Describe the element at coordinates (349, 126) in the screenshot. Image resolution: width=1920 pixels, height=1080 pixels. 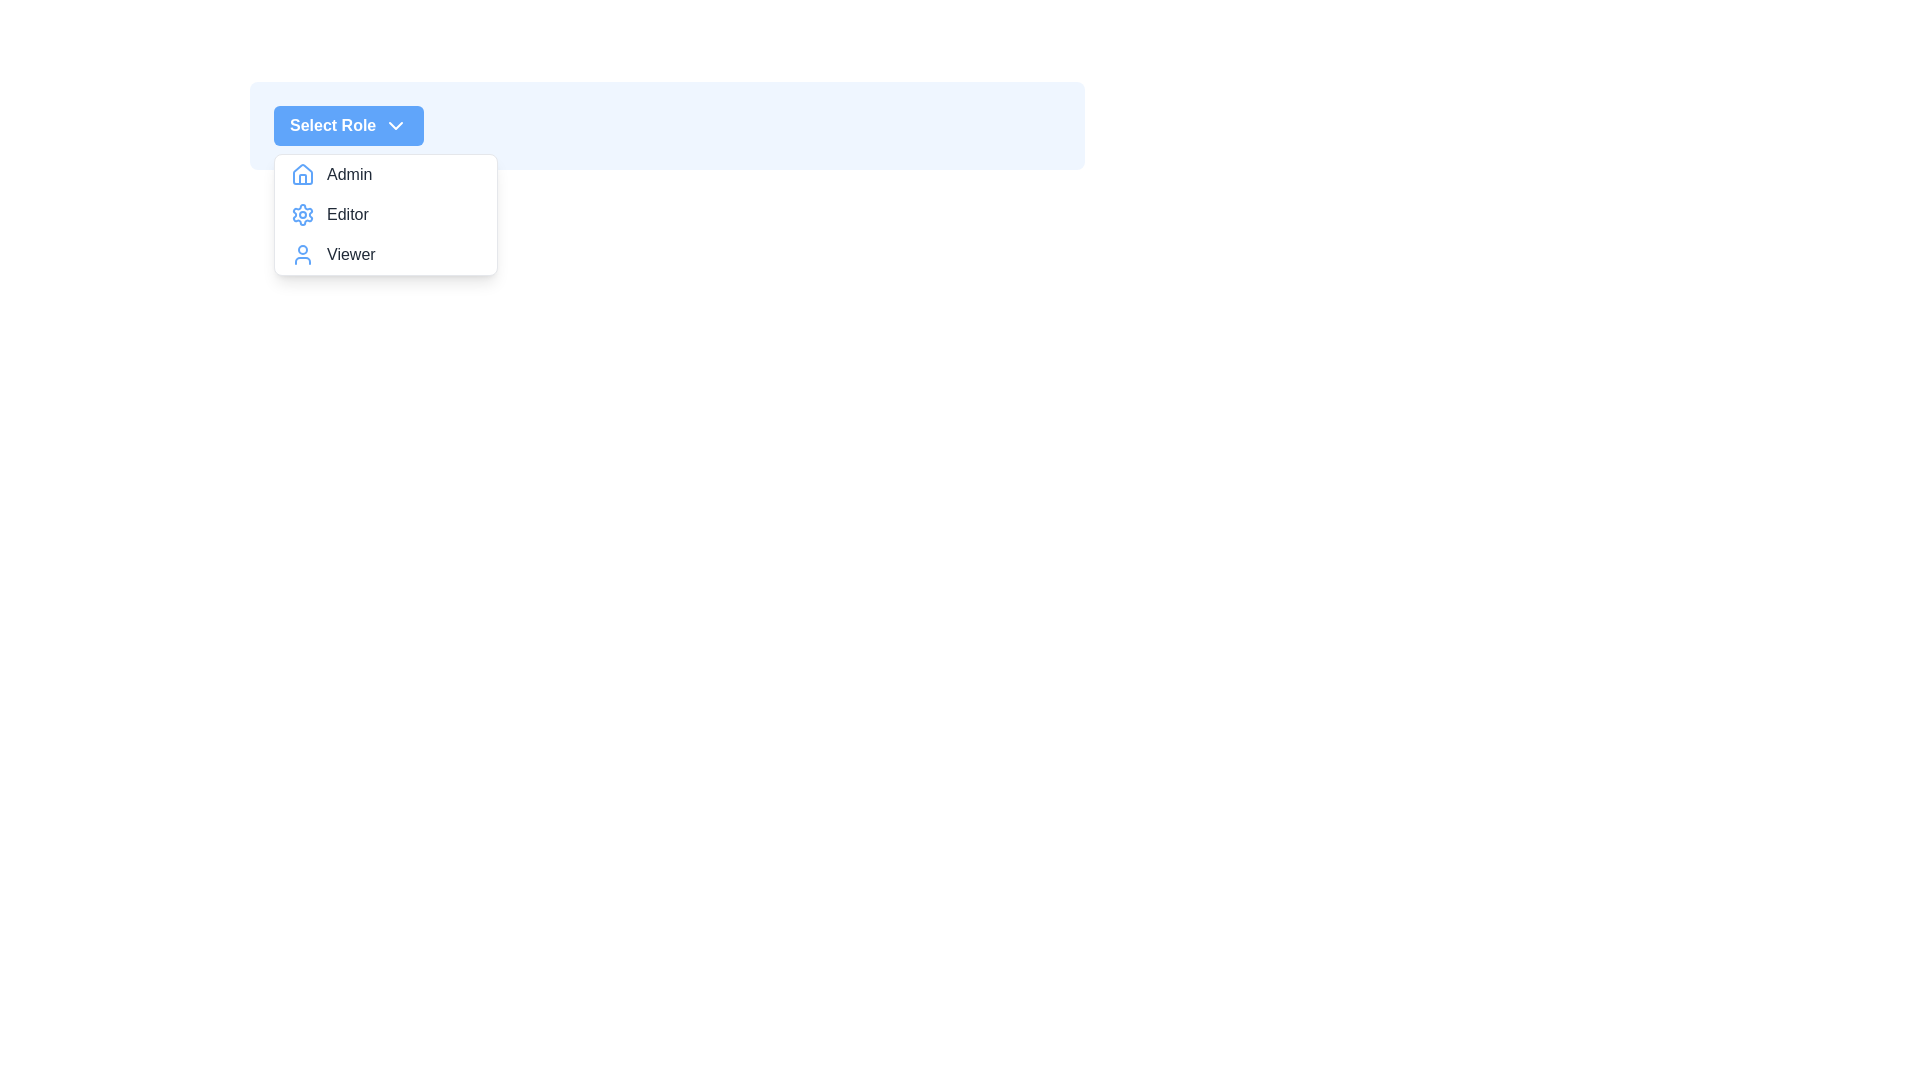
I see `the main button labeled 'Select Role' to toggle the dropdown menu` at that location.